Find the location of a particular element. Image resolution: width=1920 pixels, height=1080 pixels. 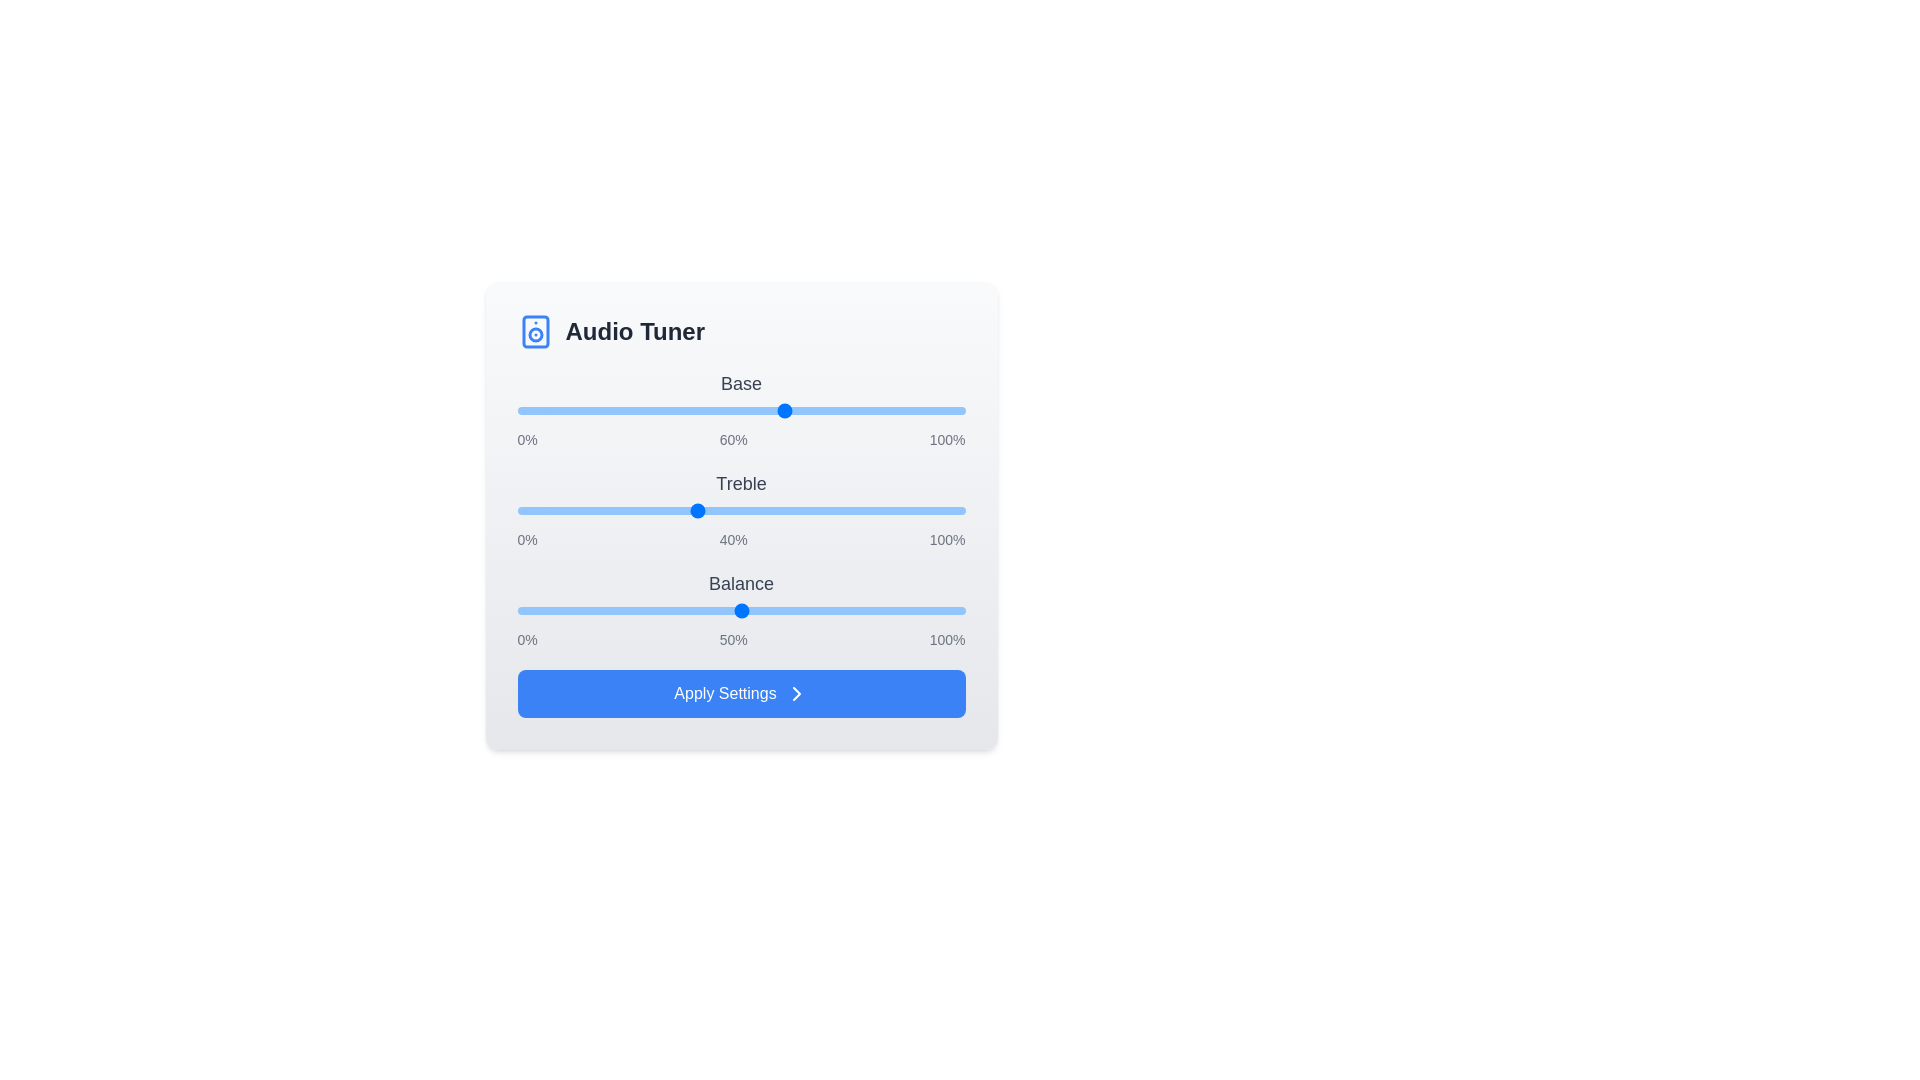

the 0 slider to 24% is located at coordinates (623, 410).